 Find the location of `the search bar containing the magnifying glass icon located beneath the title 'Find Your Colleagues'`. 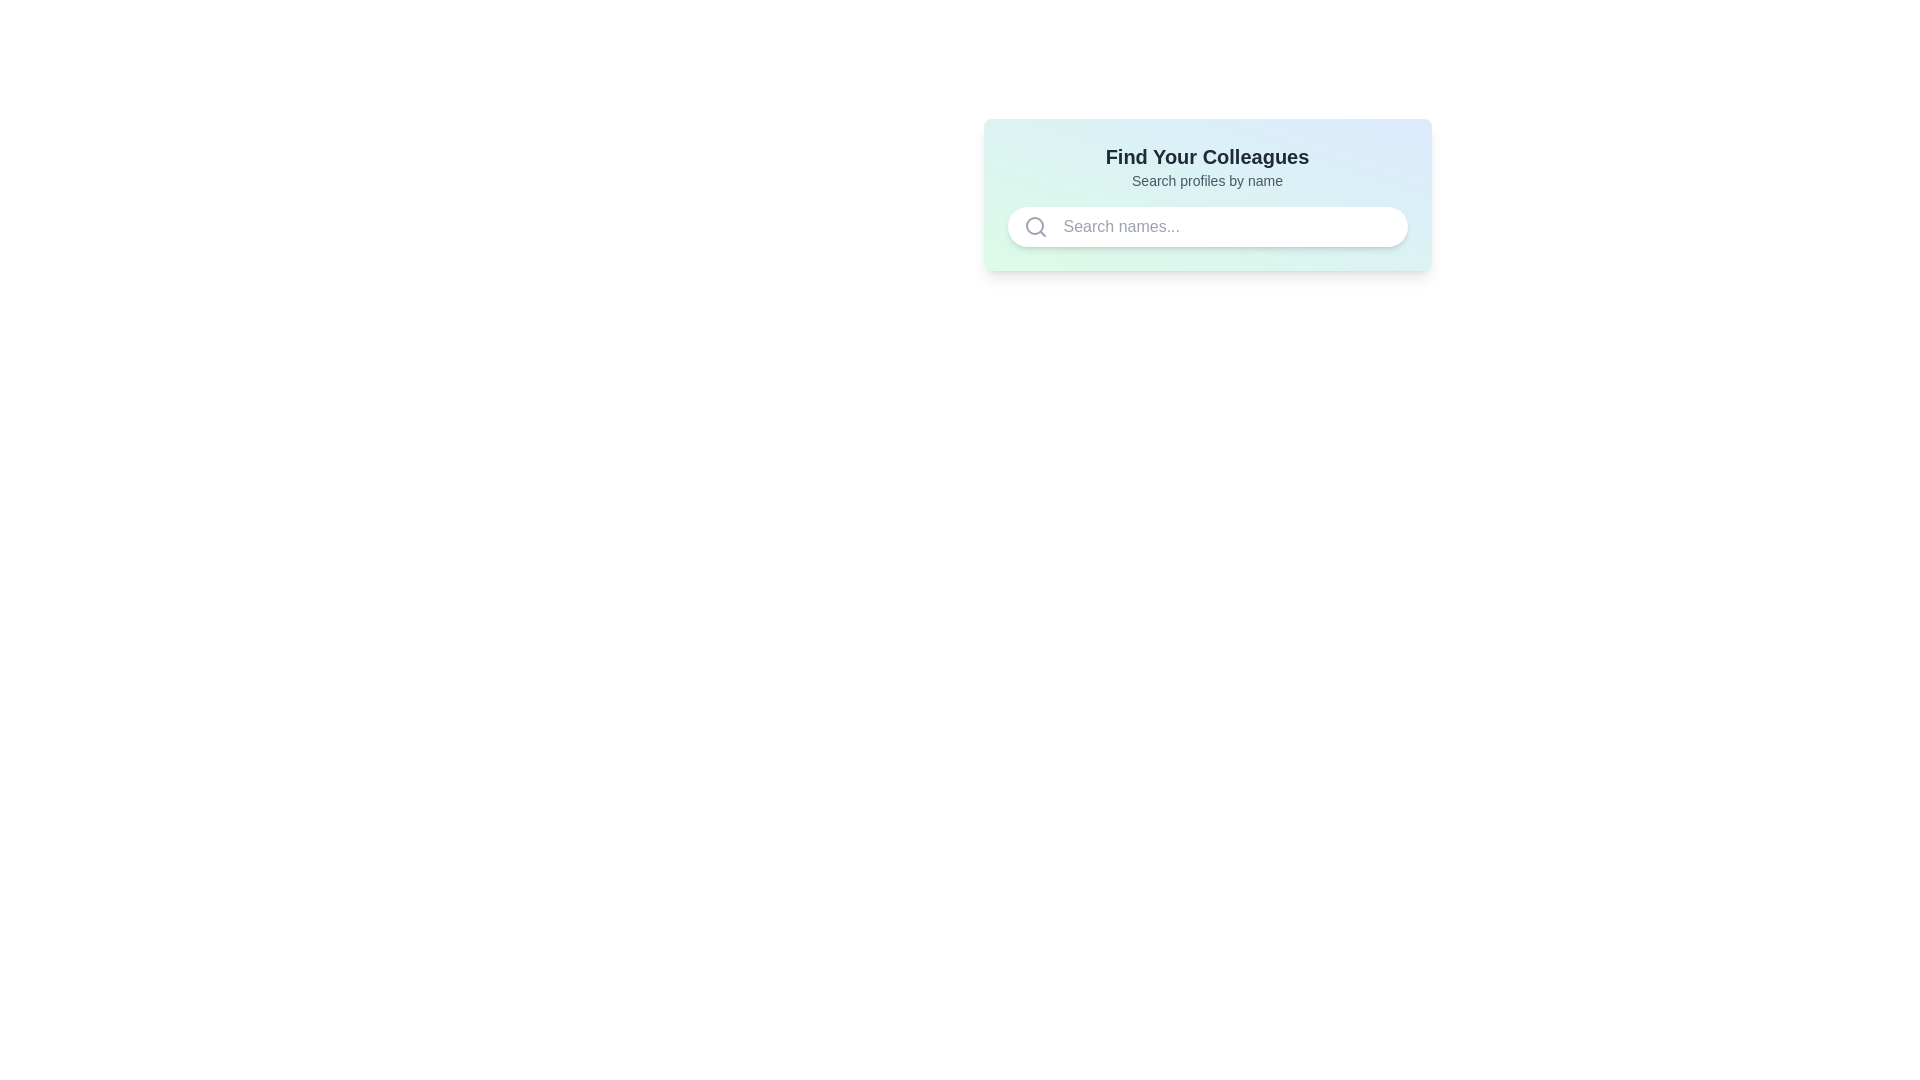

the search bar containing the magnifying glass icon located beneath the title 'Find Your Colleagues' is located at coordinates (1034, 225).